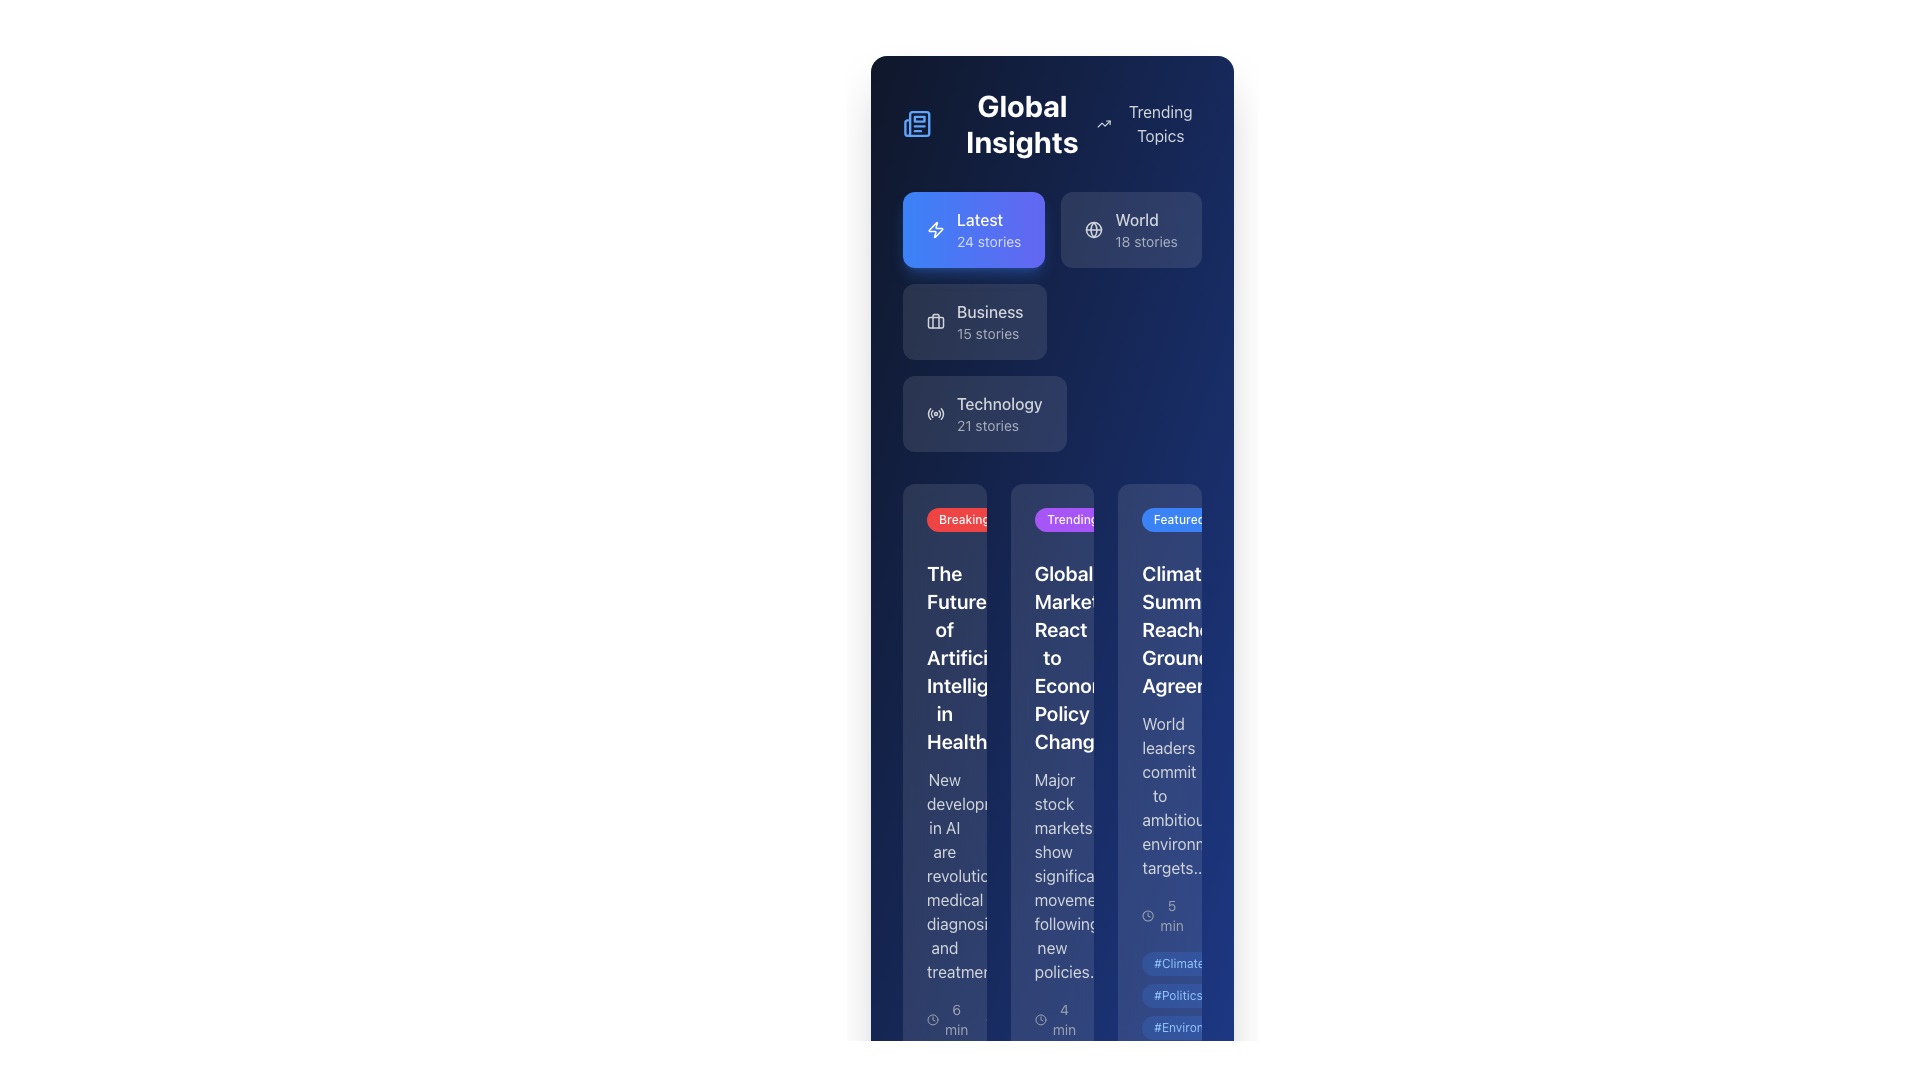  Describe the element at coordinates (1064, 1019) in the screenshot. I see `the comment icon located at the right edge of the vertical card containing the text '4 min'` at that location.